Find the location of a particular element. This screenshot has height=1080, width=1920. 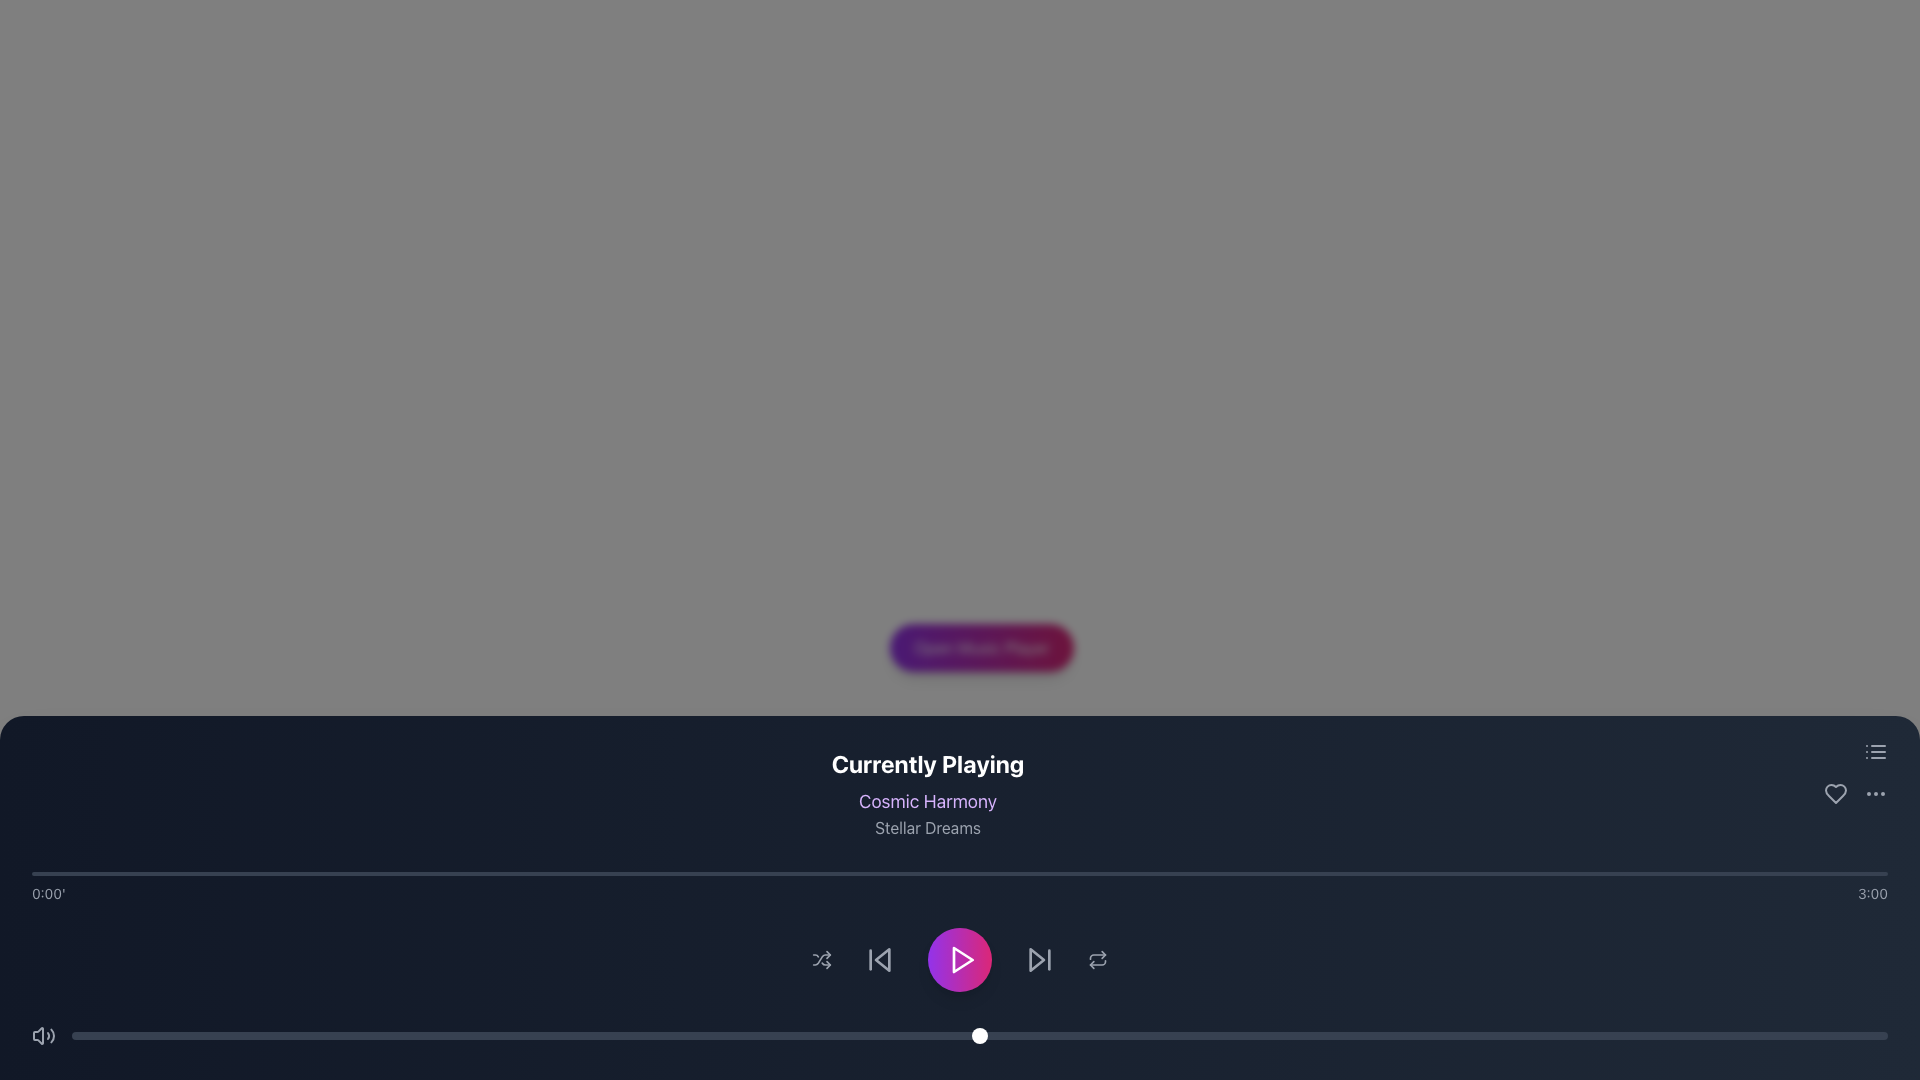

the subtitle text element that represents the name of a music track, positioned below 'Cosmic Harmony' and aligned with 'Currently Playing' is located at coordinates (926, 828).